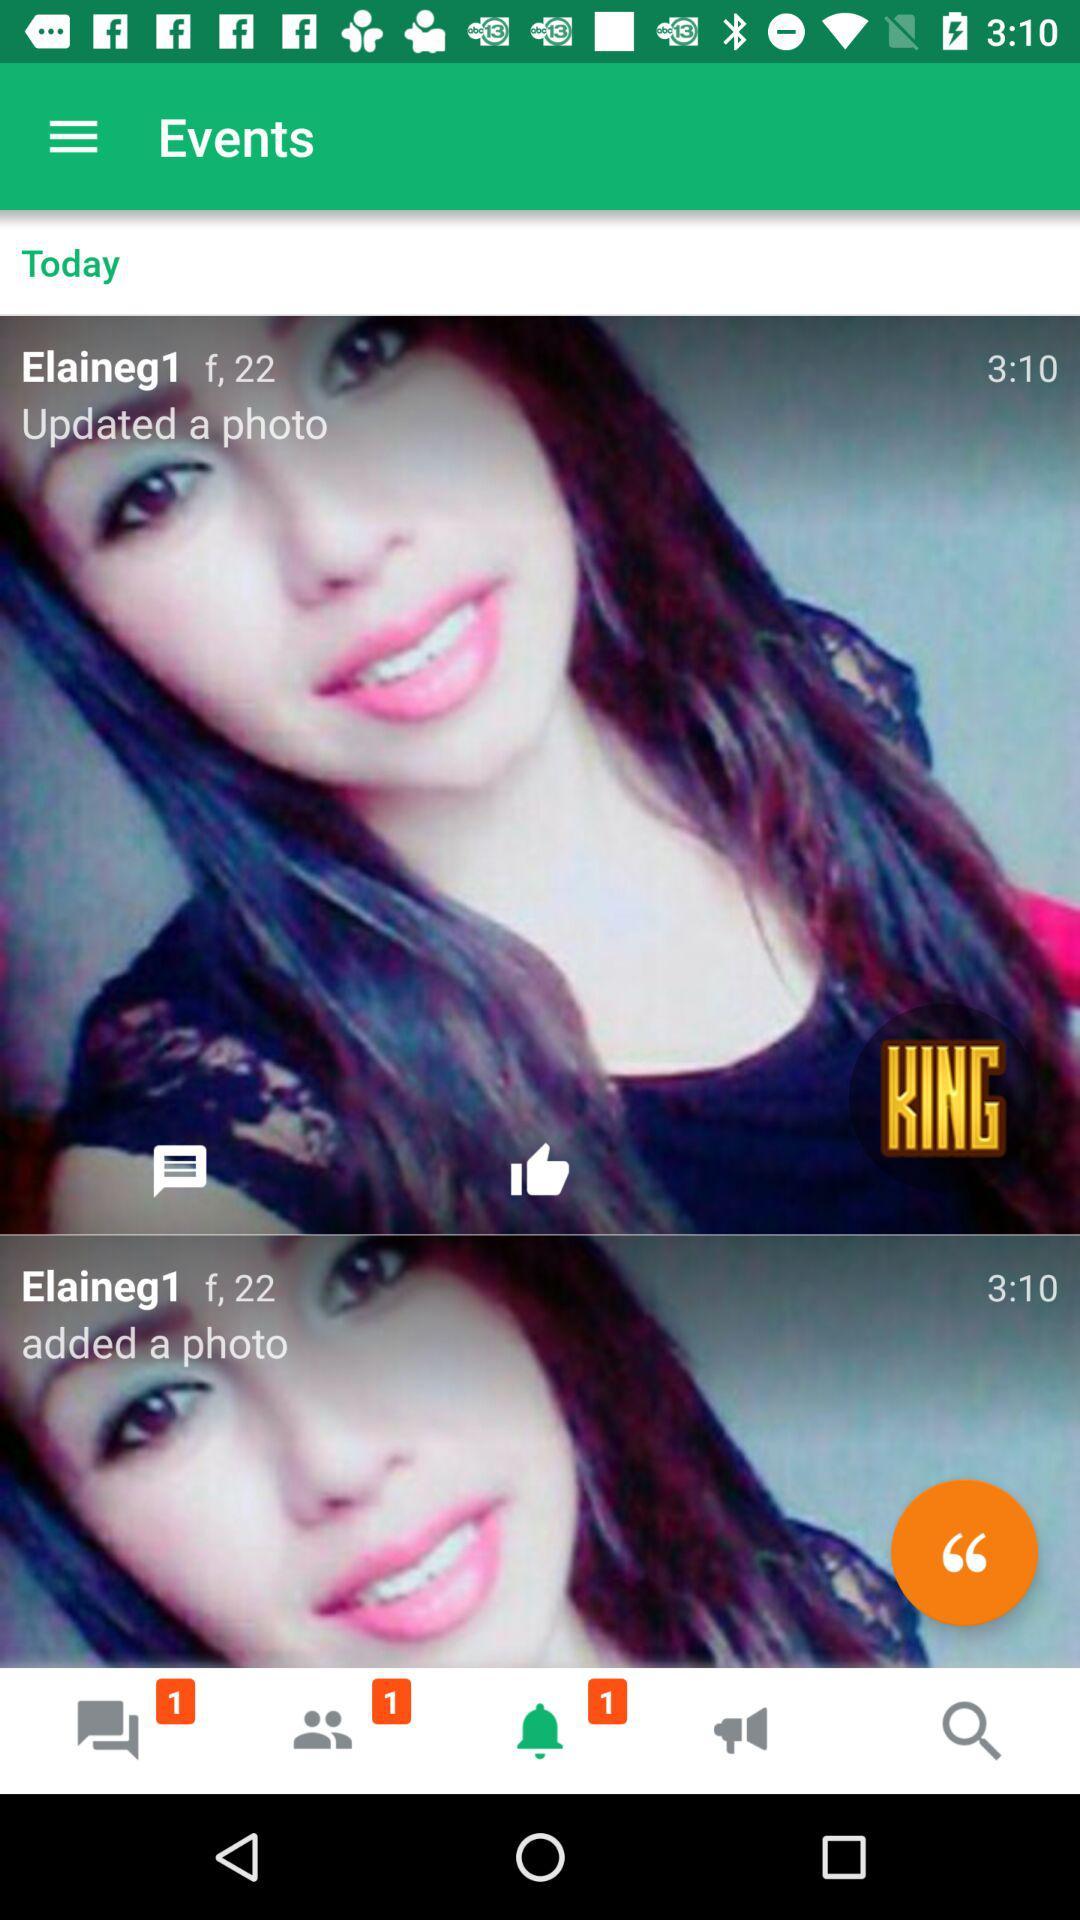 This screenshot has width=1080, height=1920. Describe the element at coordinates (180, 1171) in the screenshot. I see `post a comment` at that location.